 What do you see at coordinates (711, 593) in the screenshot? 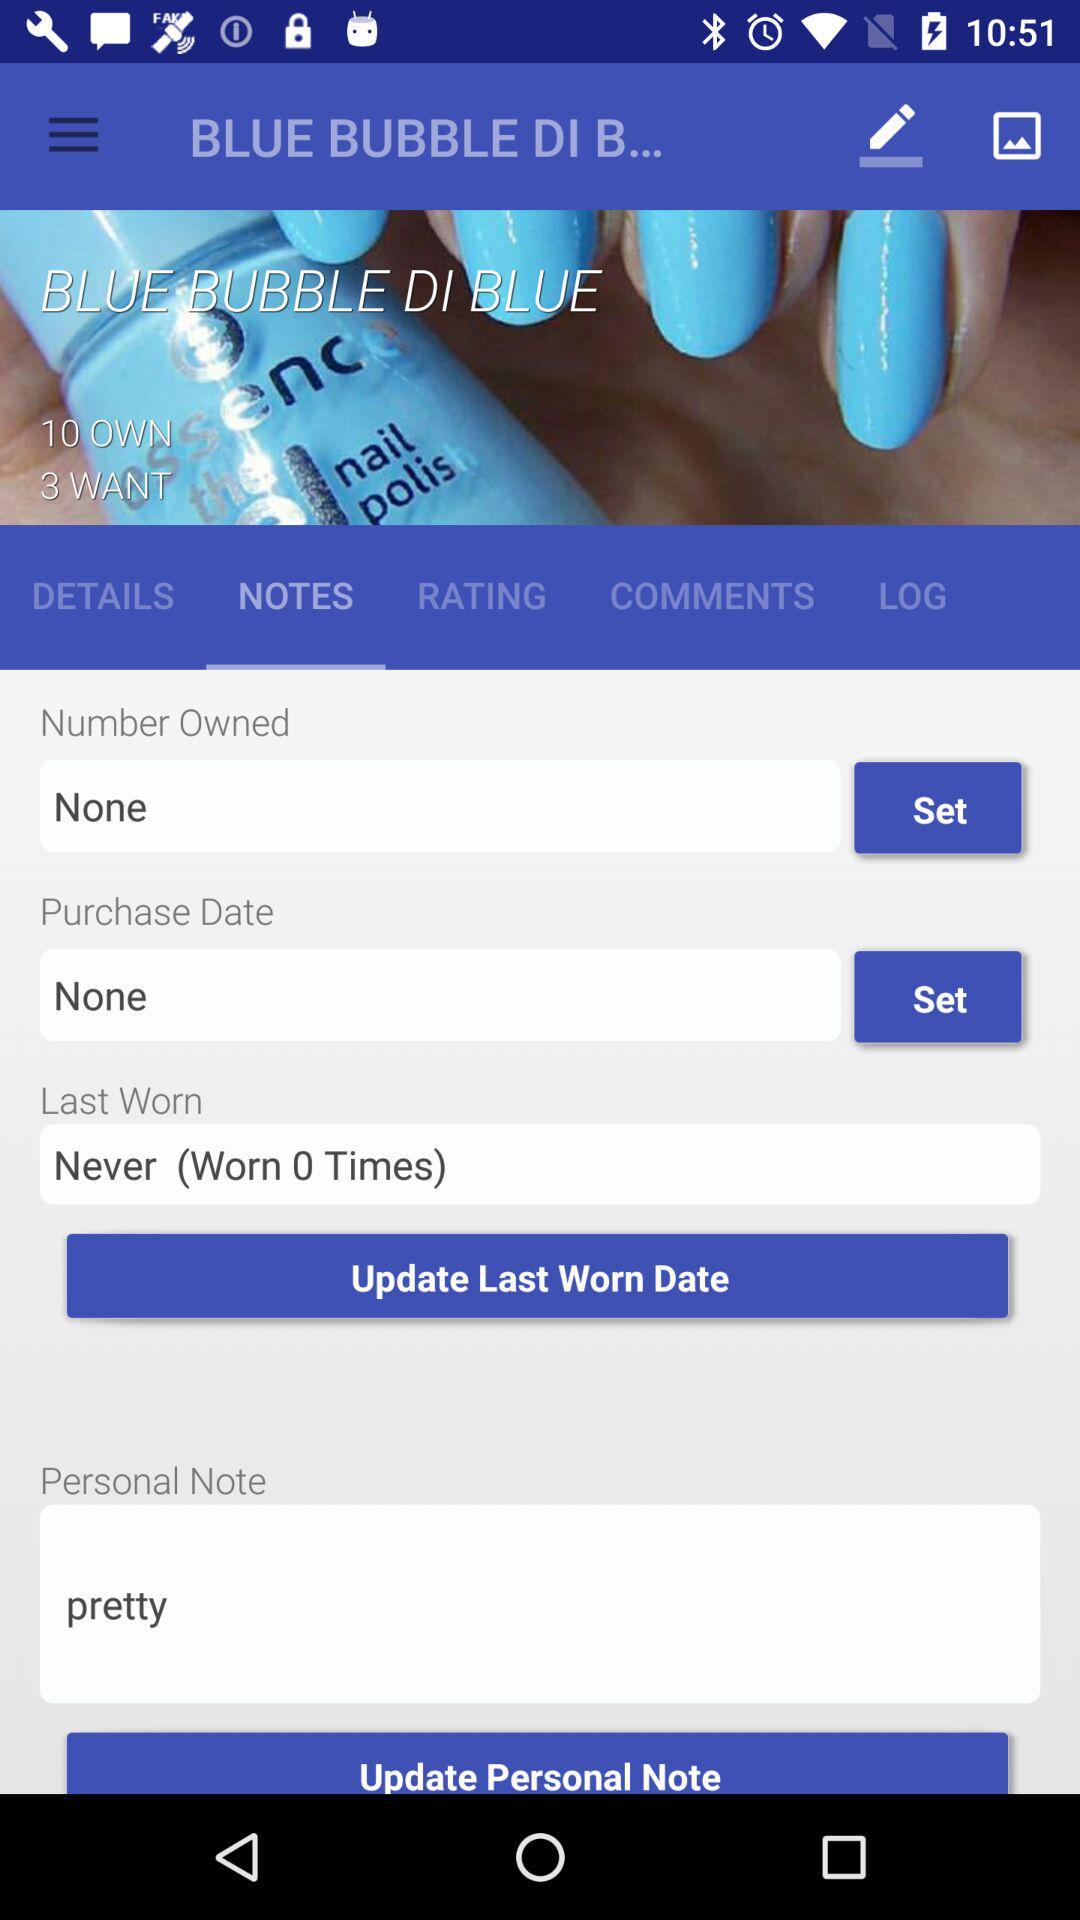
I see `the item next to rating icon` at bounding box center [711, 593].